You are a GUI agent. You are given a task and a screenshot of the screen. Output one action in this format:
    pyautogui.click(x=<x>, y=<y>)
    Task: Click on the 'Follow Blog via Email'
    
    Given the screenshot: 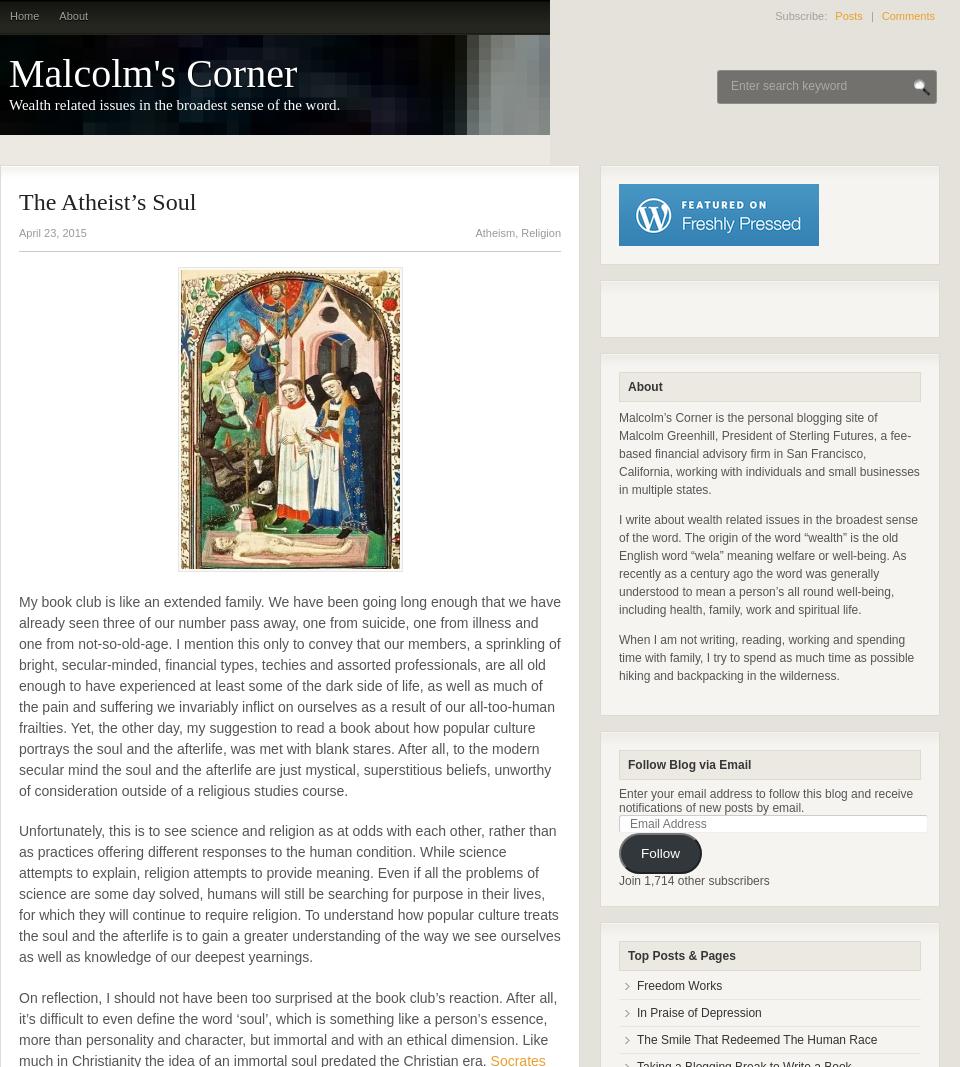 What is the action you would take?
    pyautogui.click(x=627, y=764)
    